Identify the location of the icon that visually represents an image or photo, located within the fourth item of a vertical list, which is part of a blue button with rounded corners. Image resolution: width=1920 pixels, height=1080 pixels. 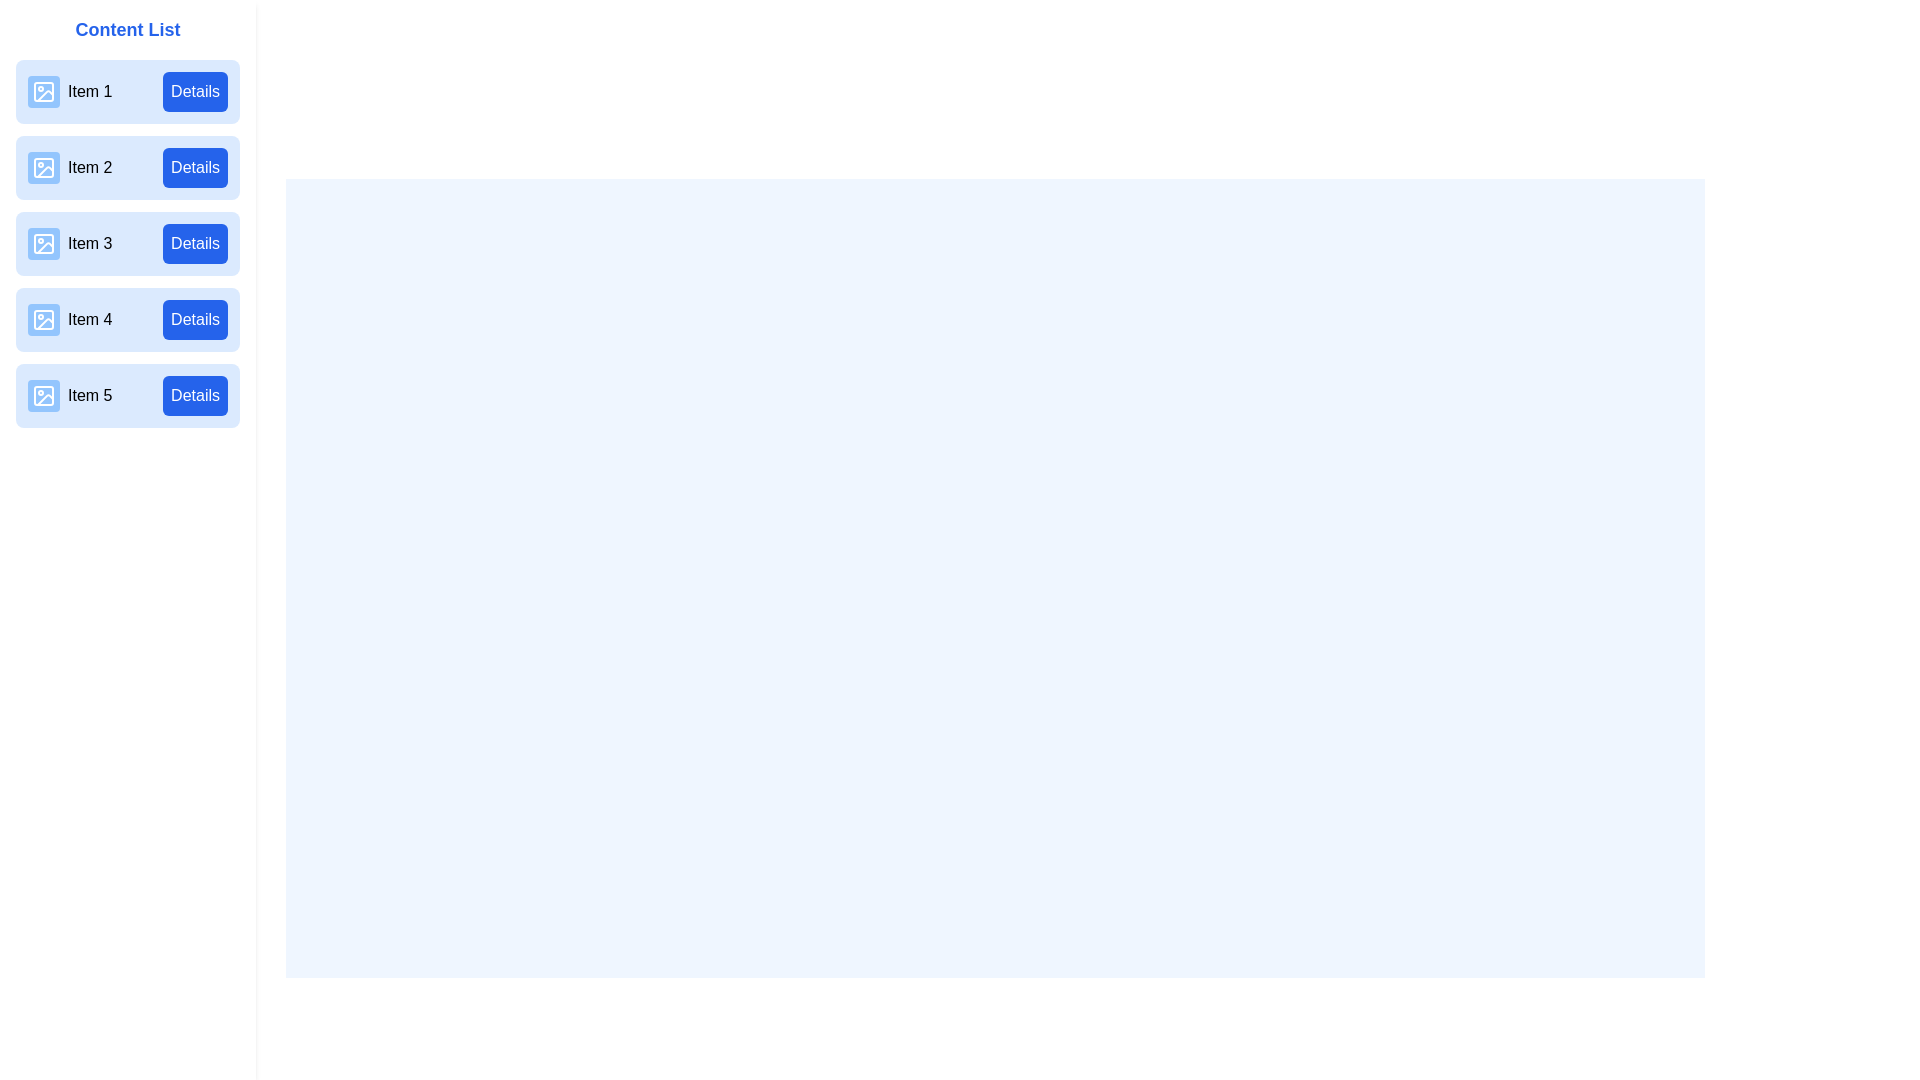
(43, 319).